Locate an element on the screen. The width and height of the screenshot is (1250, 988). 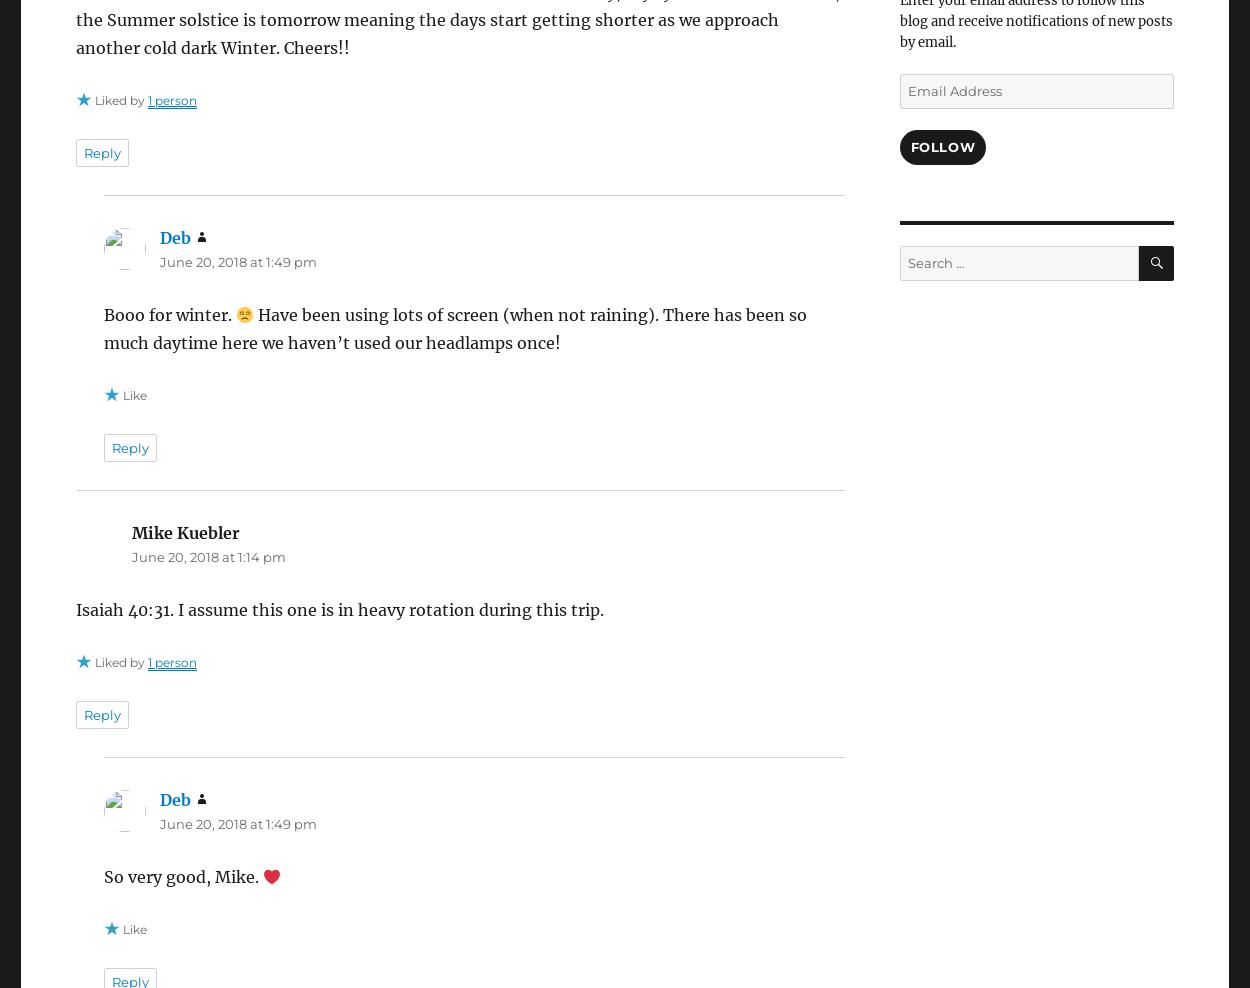
'So very good, Mike.' is located at coordinates (102, 874).